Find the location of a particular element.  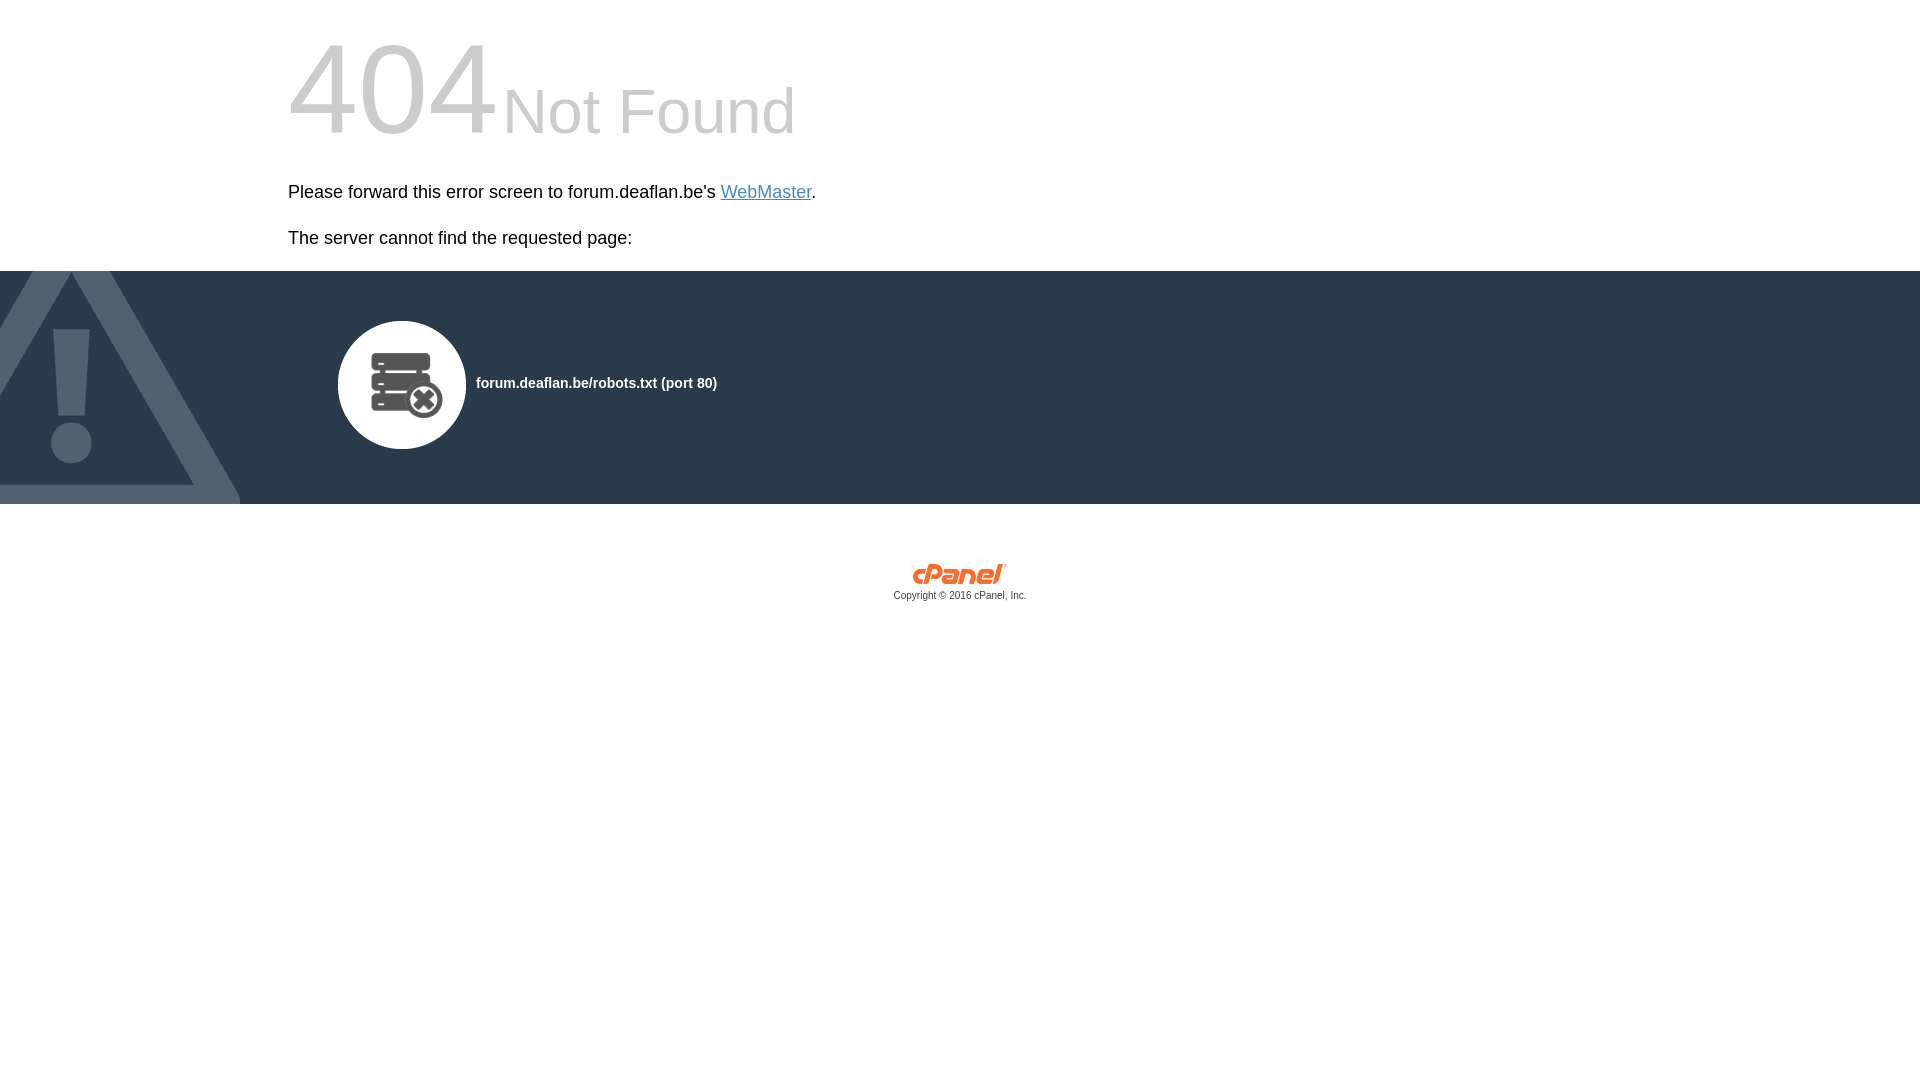

'WebMaster' is located at coordinates (765, 192).